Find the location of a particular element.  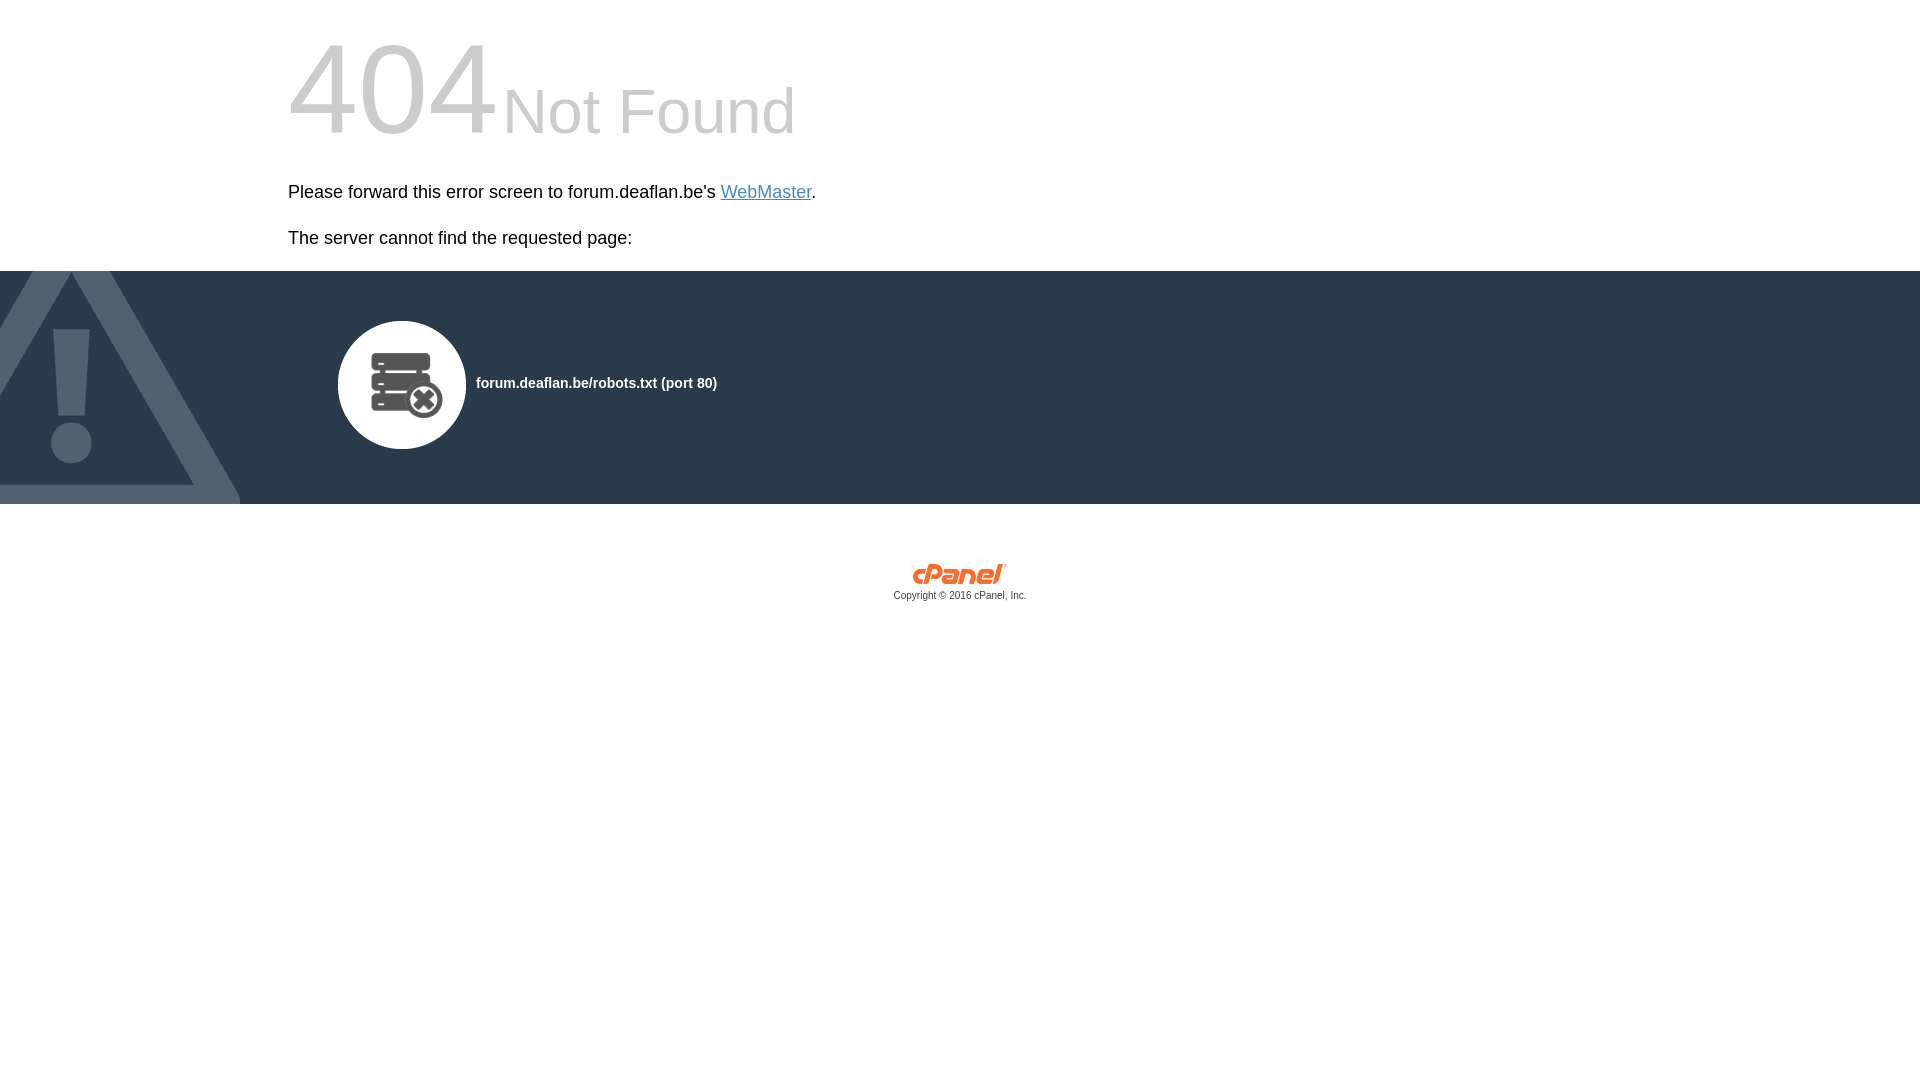

'WebMaster' is located at coordinates (765, 192).